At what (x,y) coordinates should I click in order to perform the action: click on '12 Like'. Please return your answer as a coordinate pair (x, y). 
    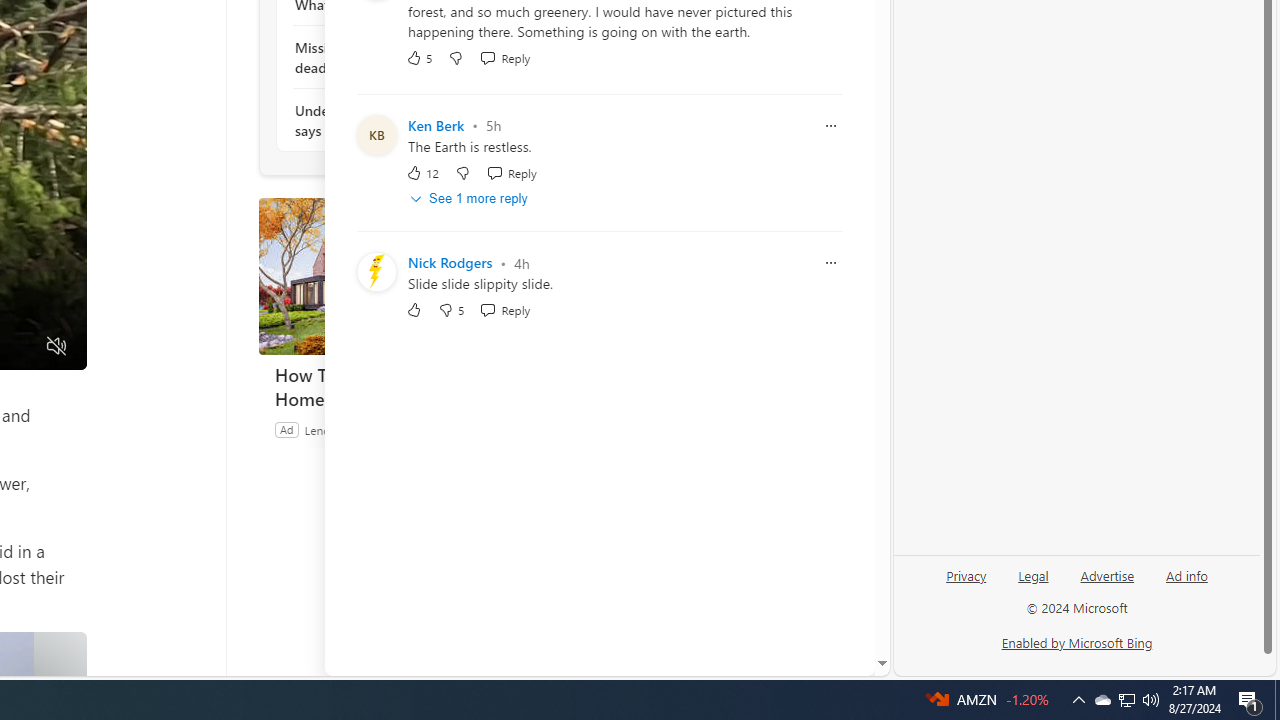
    Looking at the image, I should click on (421, 171).